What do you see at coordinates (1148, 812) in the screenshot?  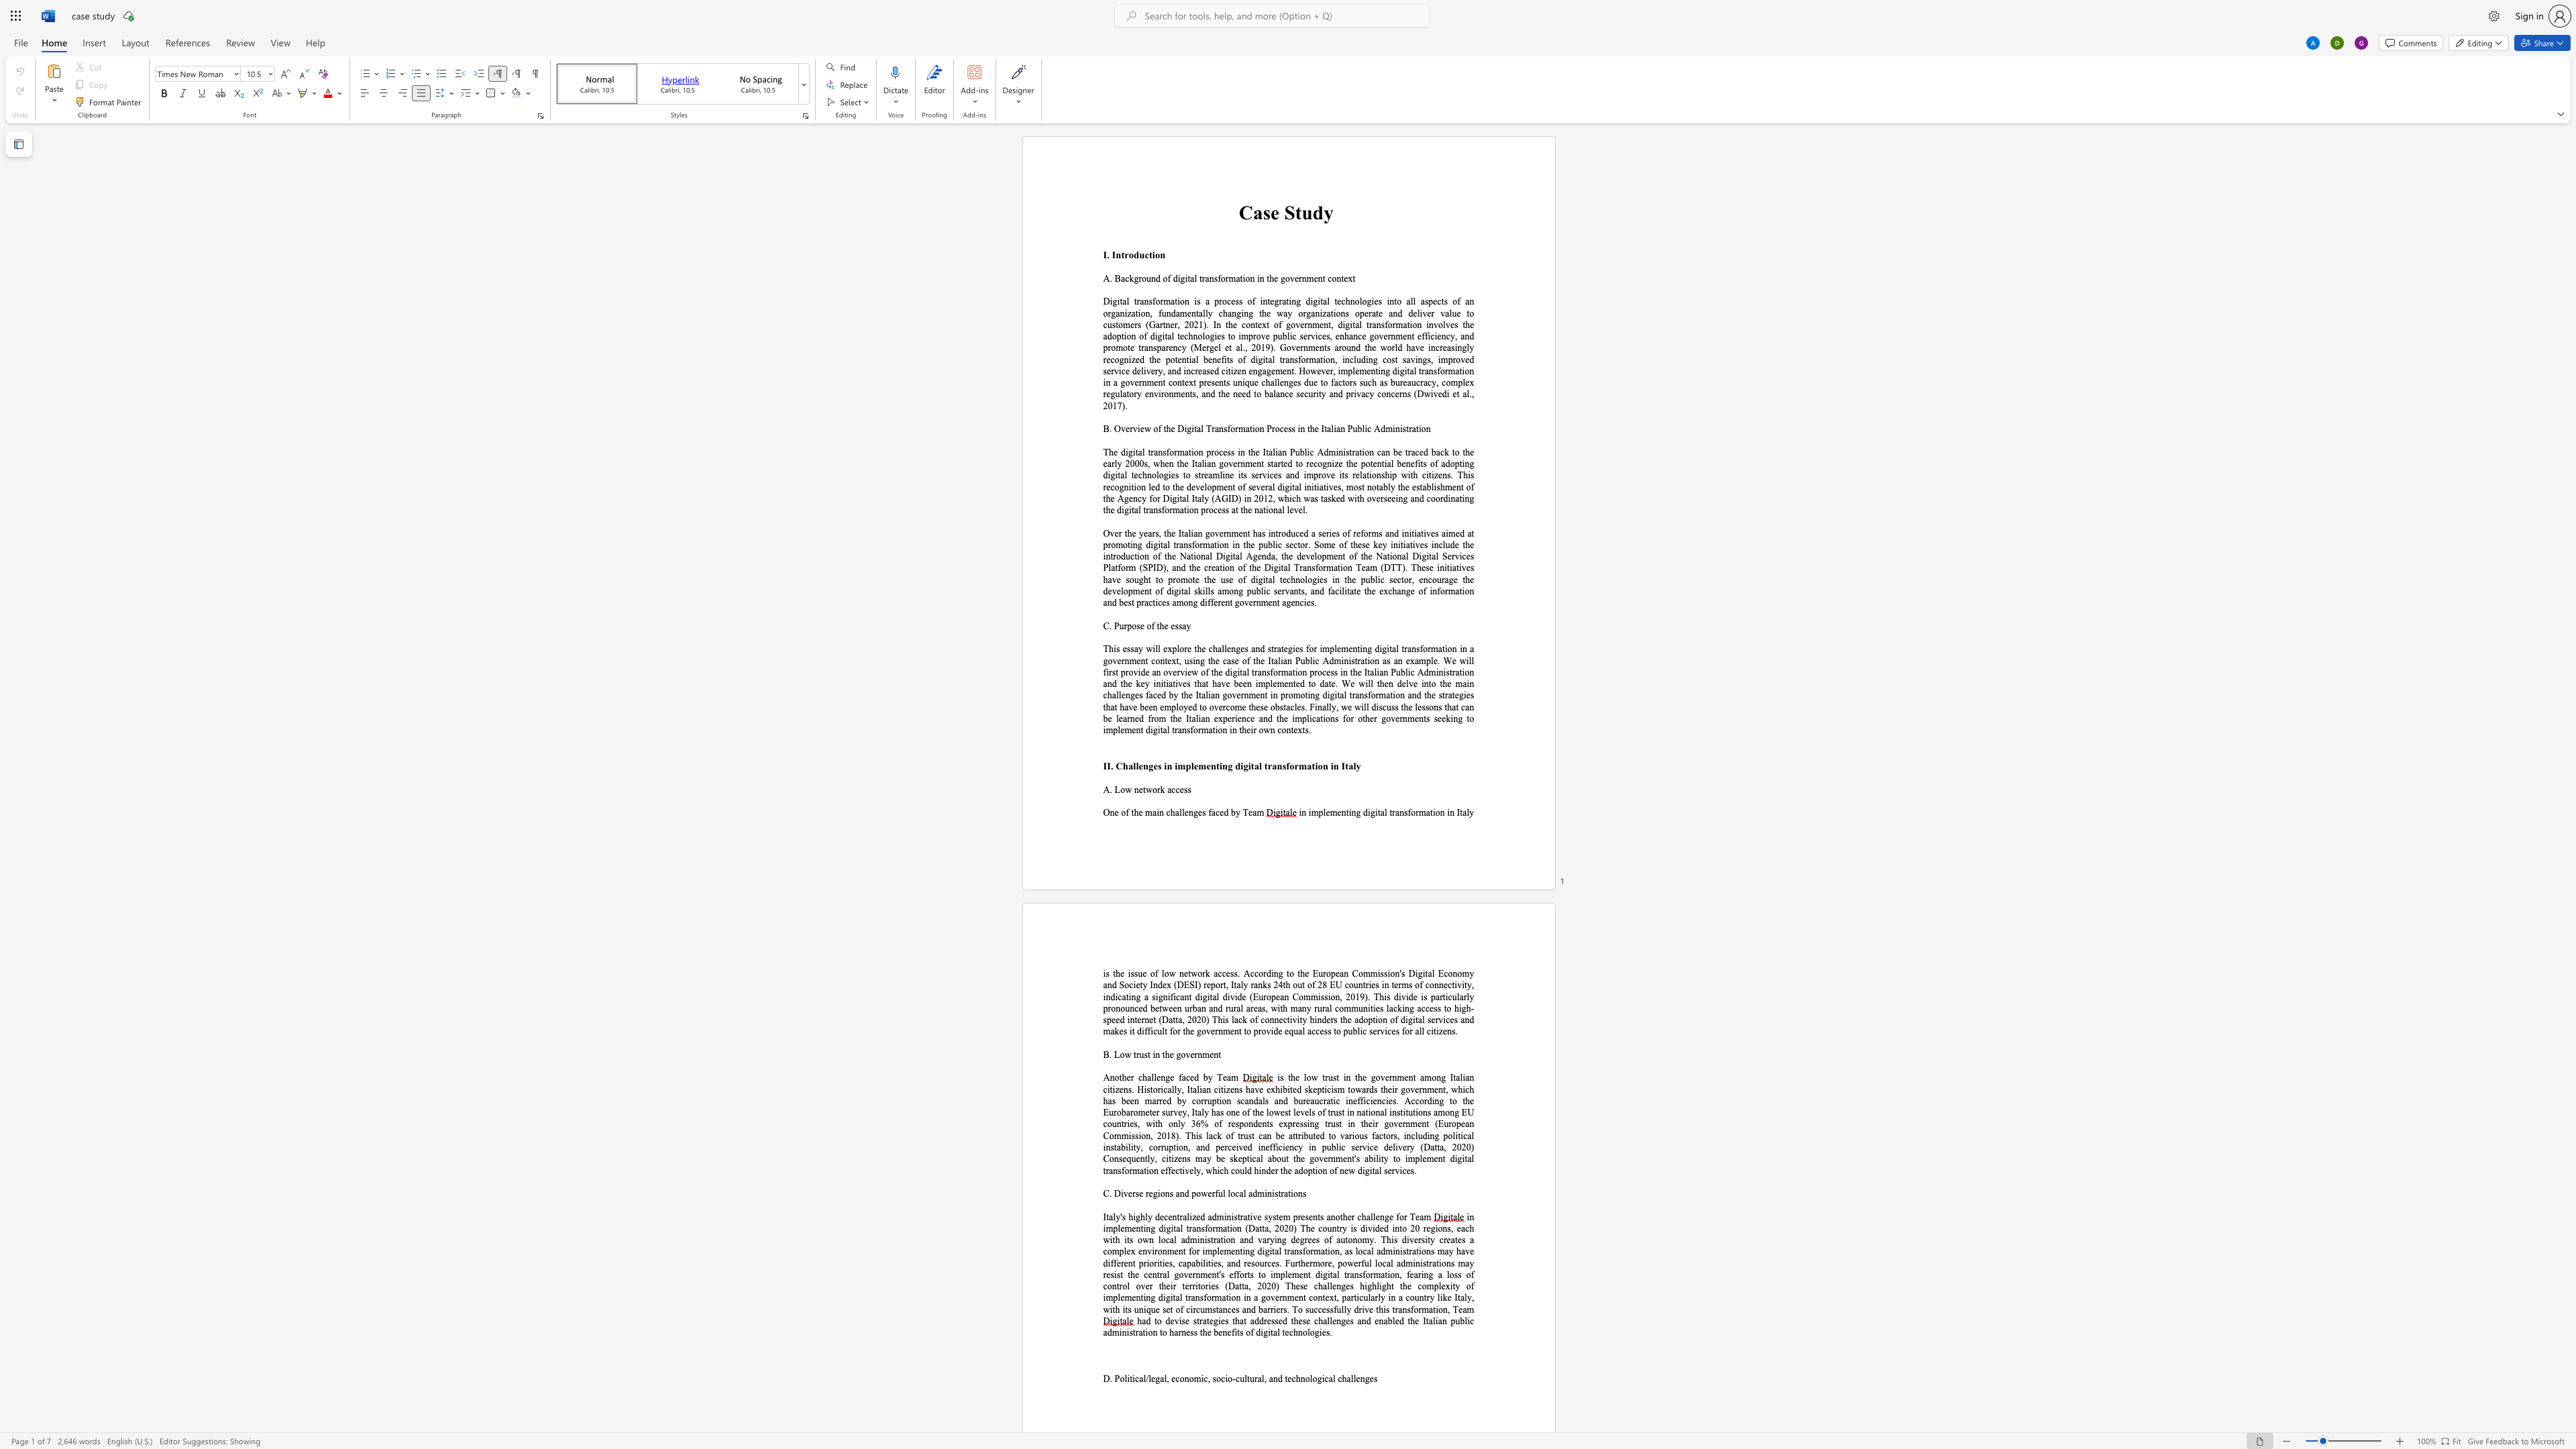 I see `the 1th character "m" in the text` at bounding box center [1148, 812].